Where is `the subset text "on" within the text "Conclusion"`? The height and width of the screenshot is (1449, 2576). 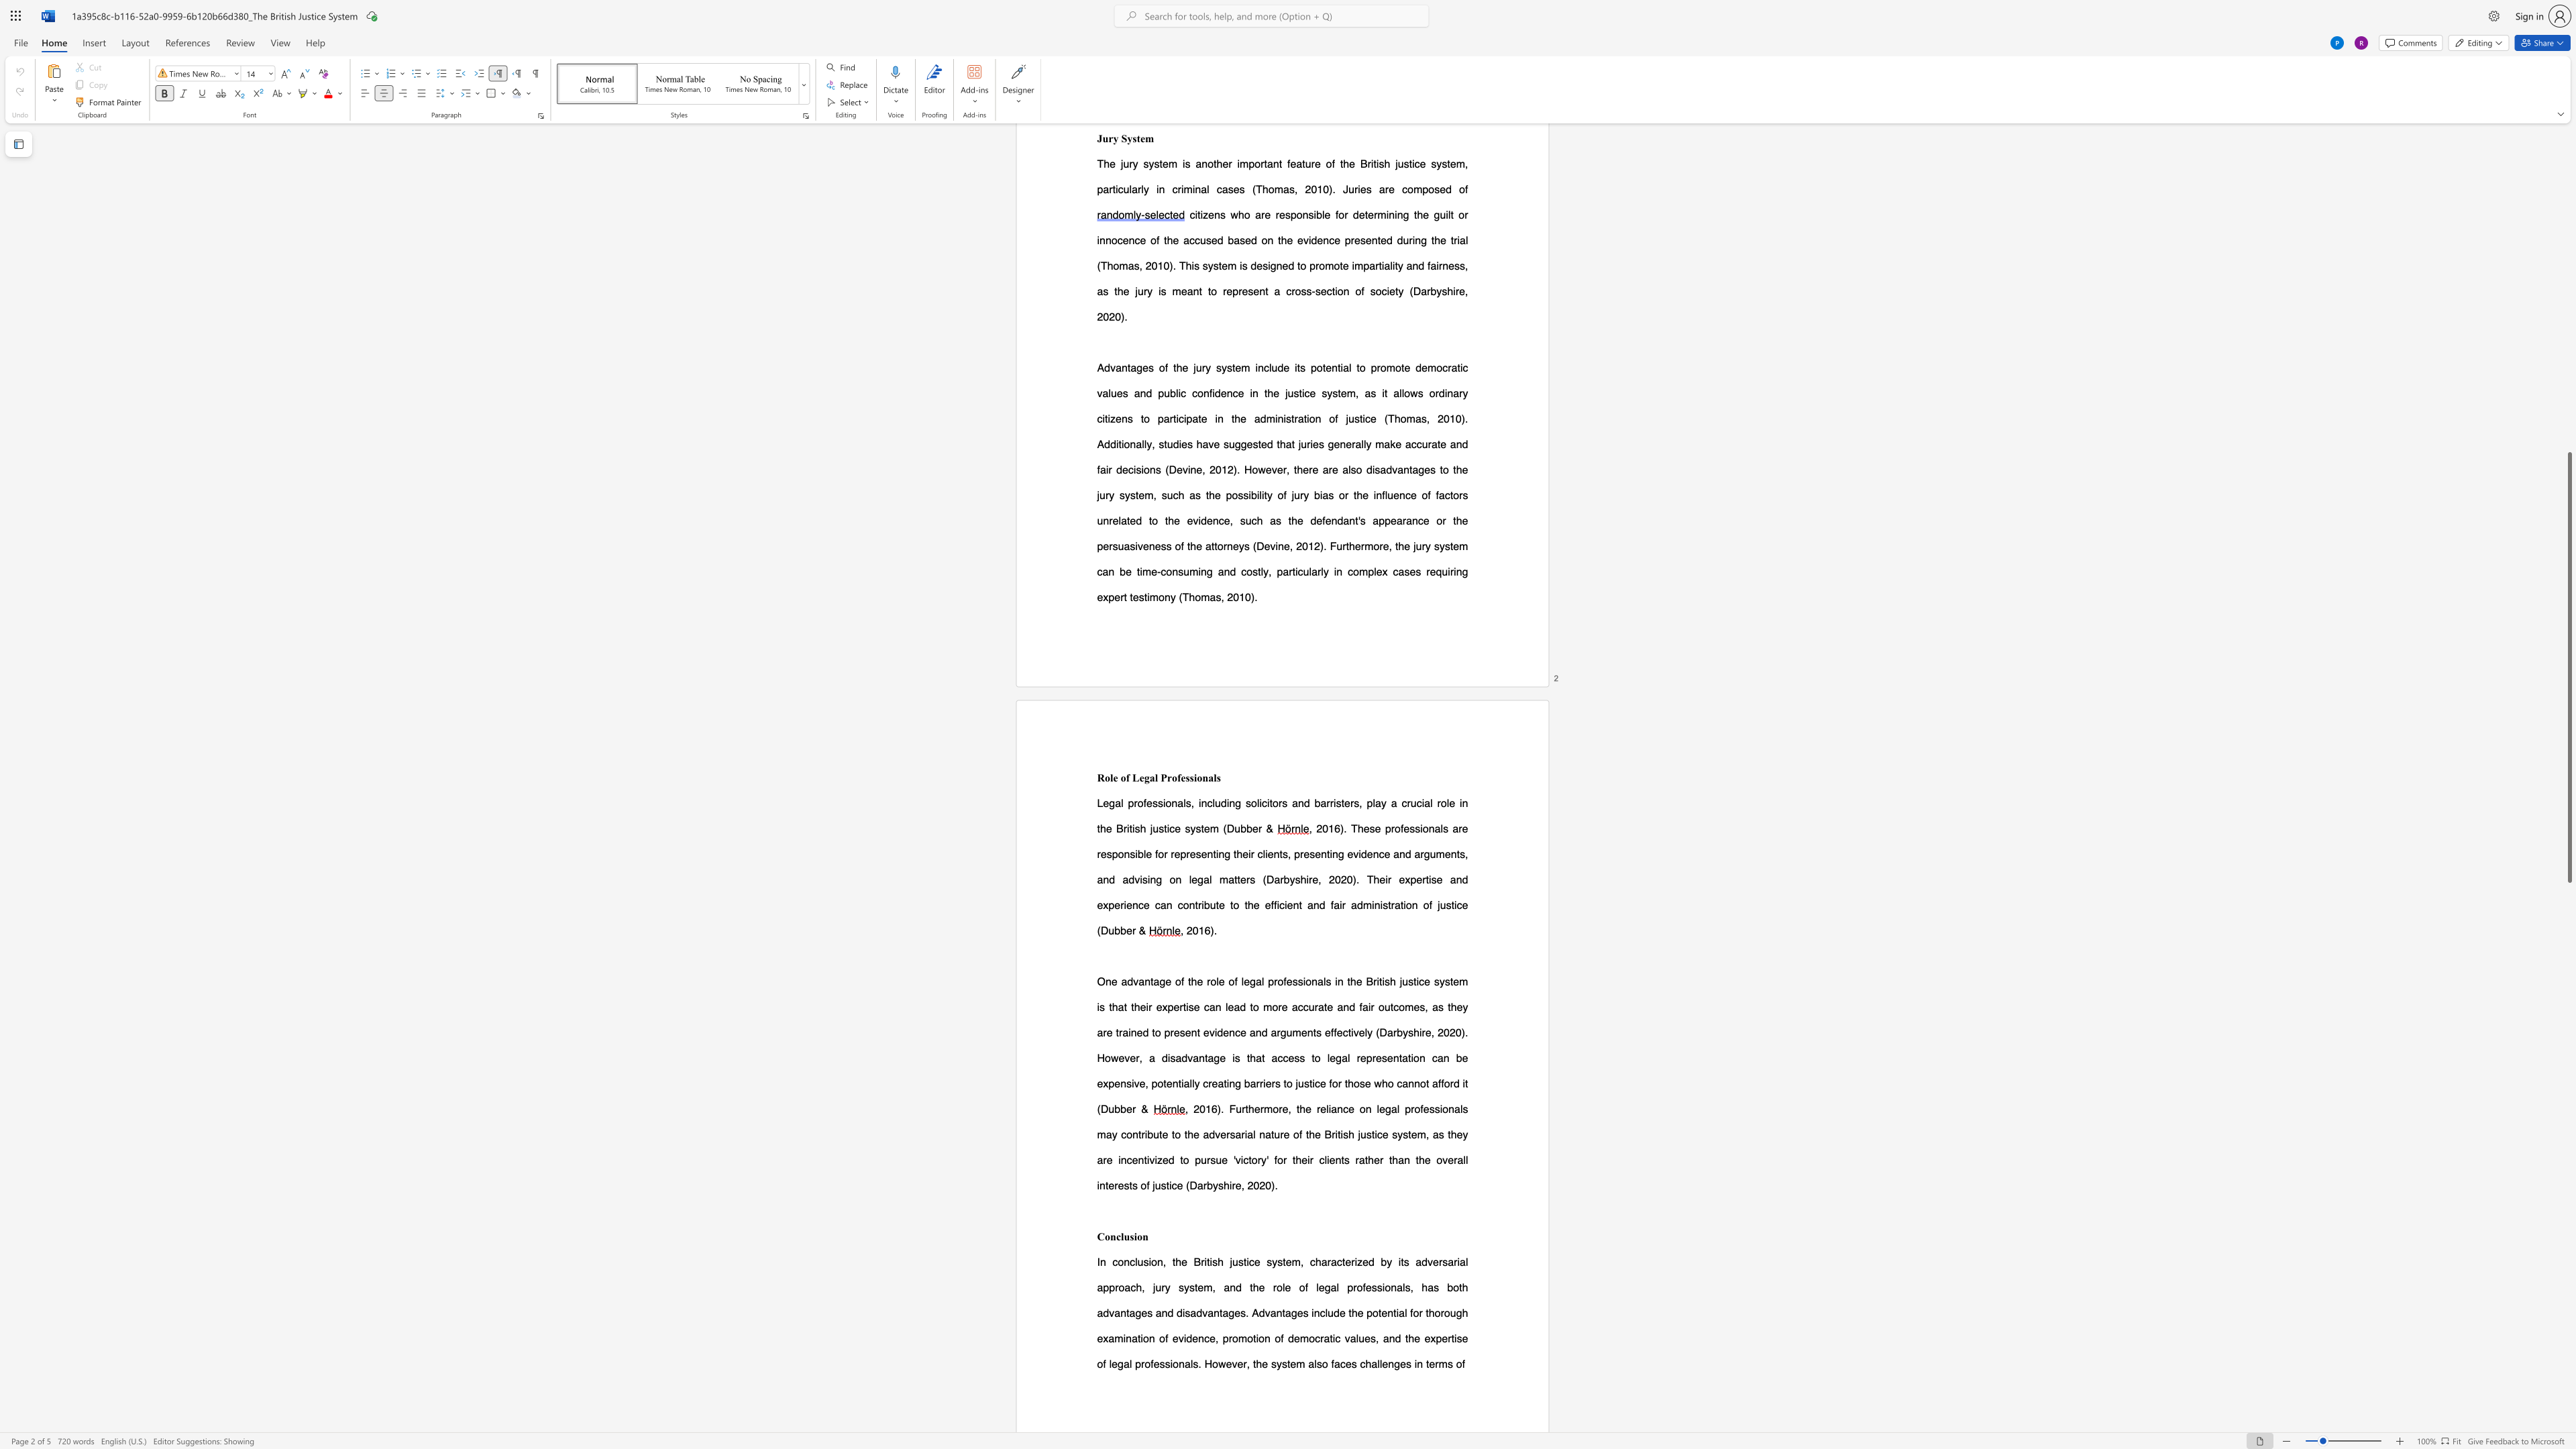
the subset text "on" within the text "Conclusion" is located at coordinates (1136, 1235).